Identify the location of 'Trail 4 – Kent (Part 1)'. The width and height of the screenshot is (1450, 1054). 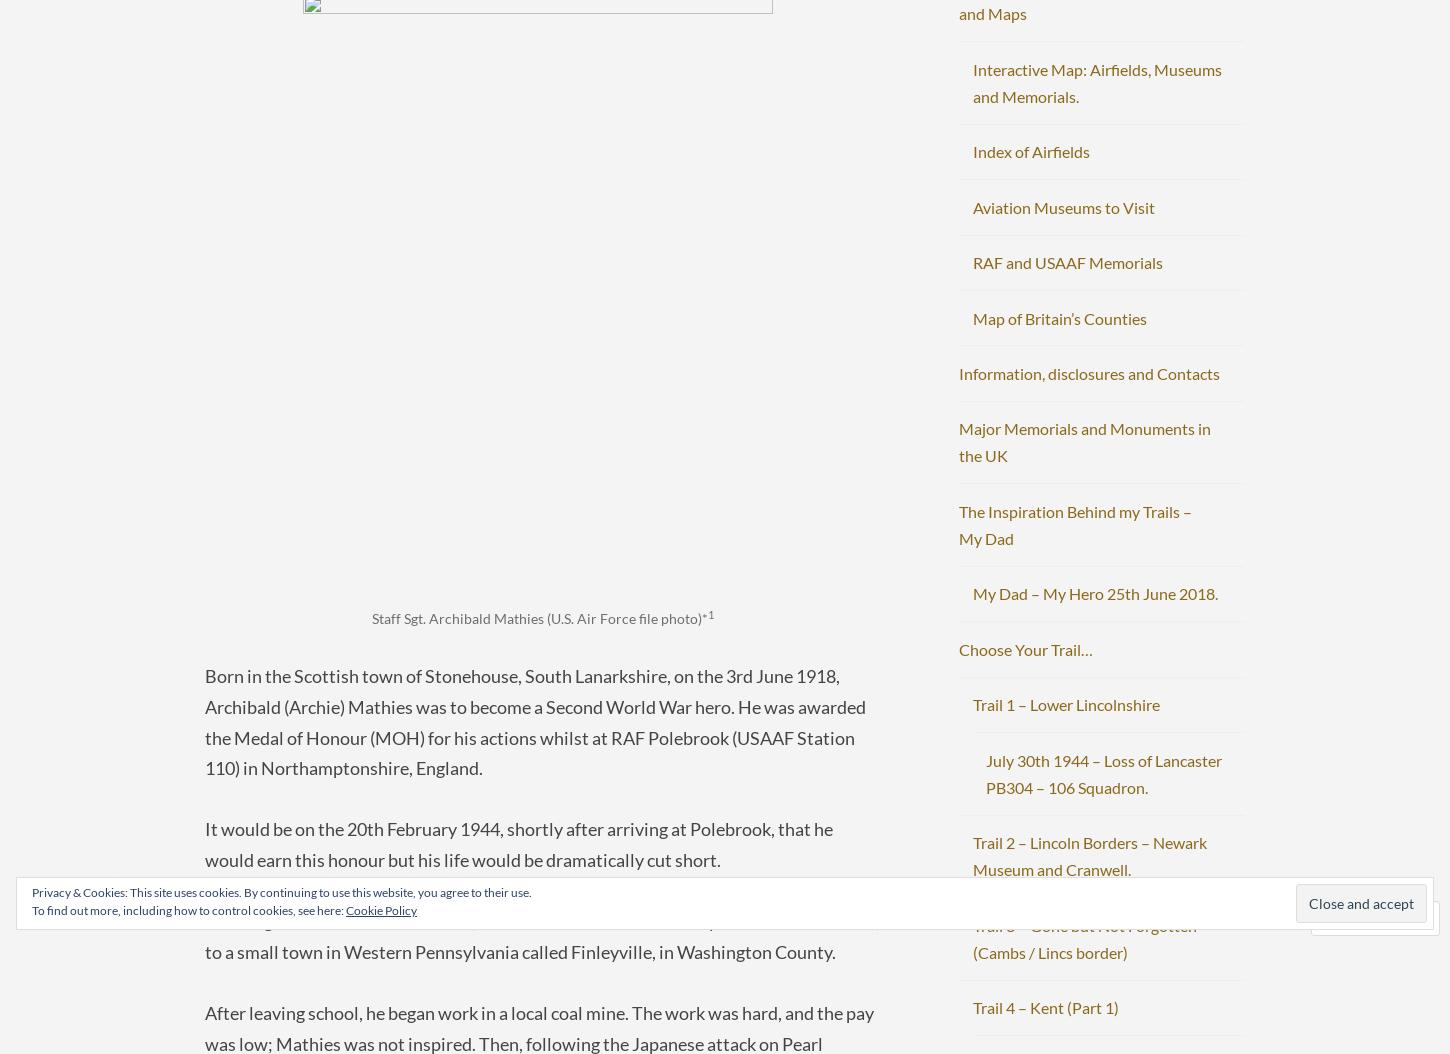
(1045, 1006).